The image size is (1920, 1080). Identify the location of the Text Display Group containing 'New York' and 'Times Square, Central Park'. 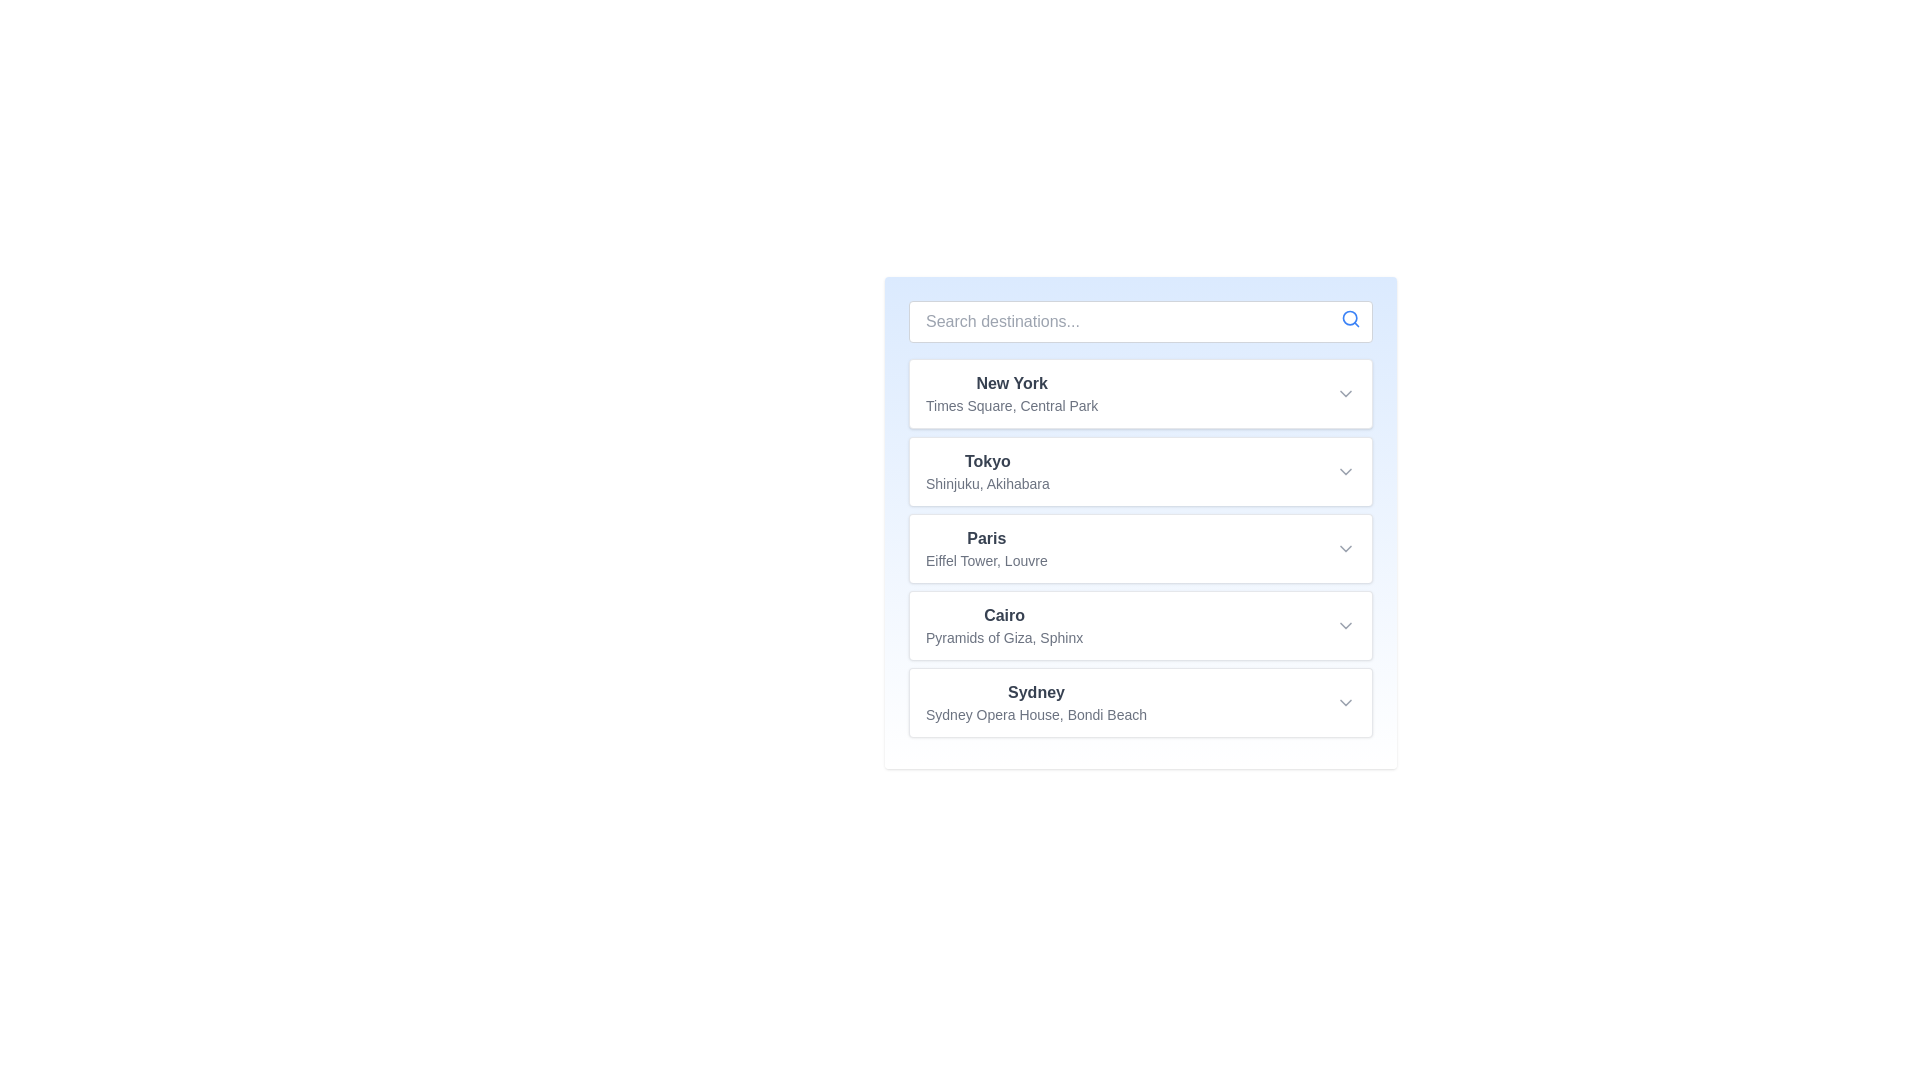
(1012, 393).